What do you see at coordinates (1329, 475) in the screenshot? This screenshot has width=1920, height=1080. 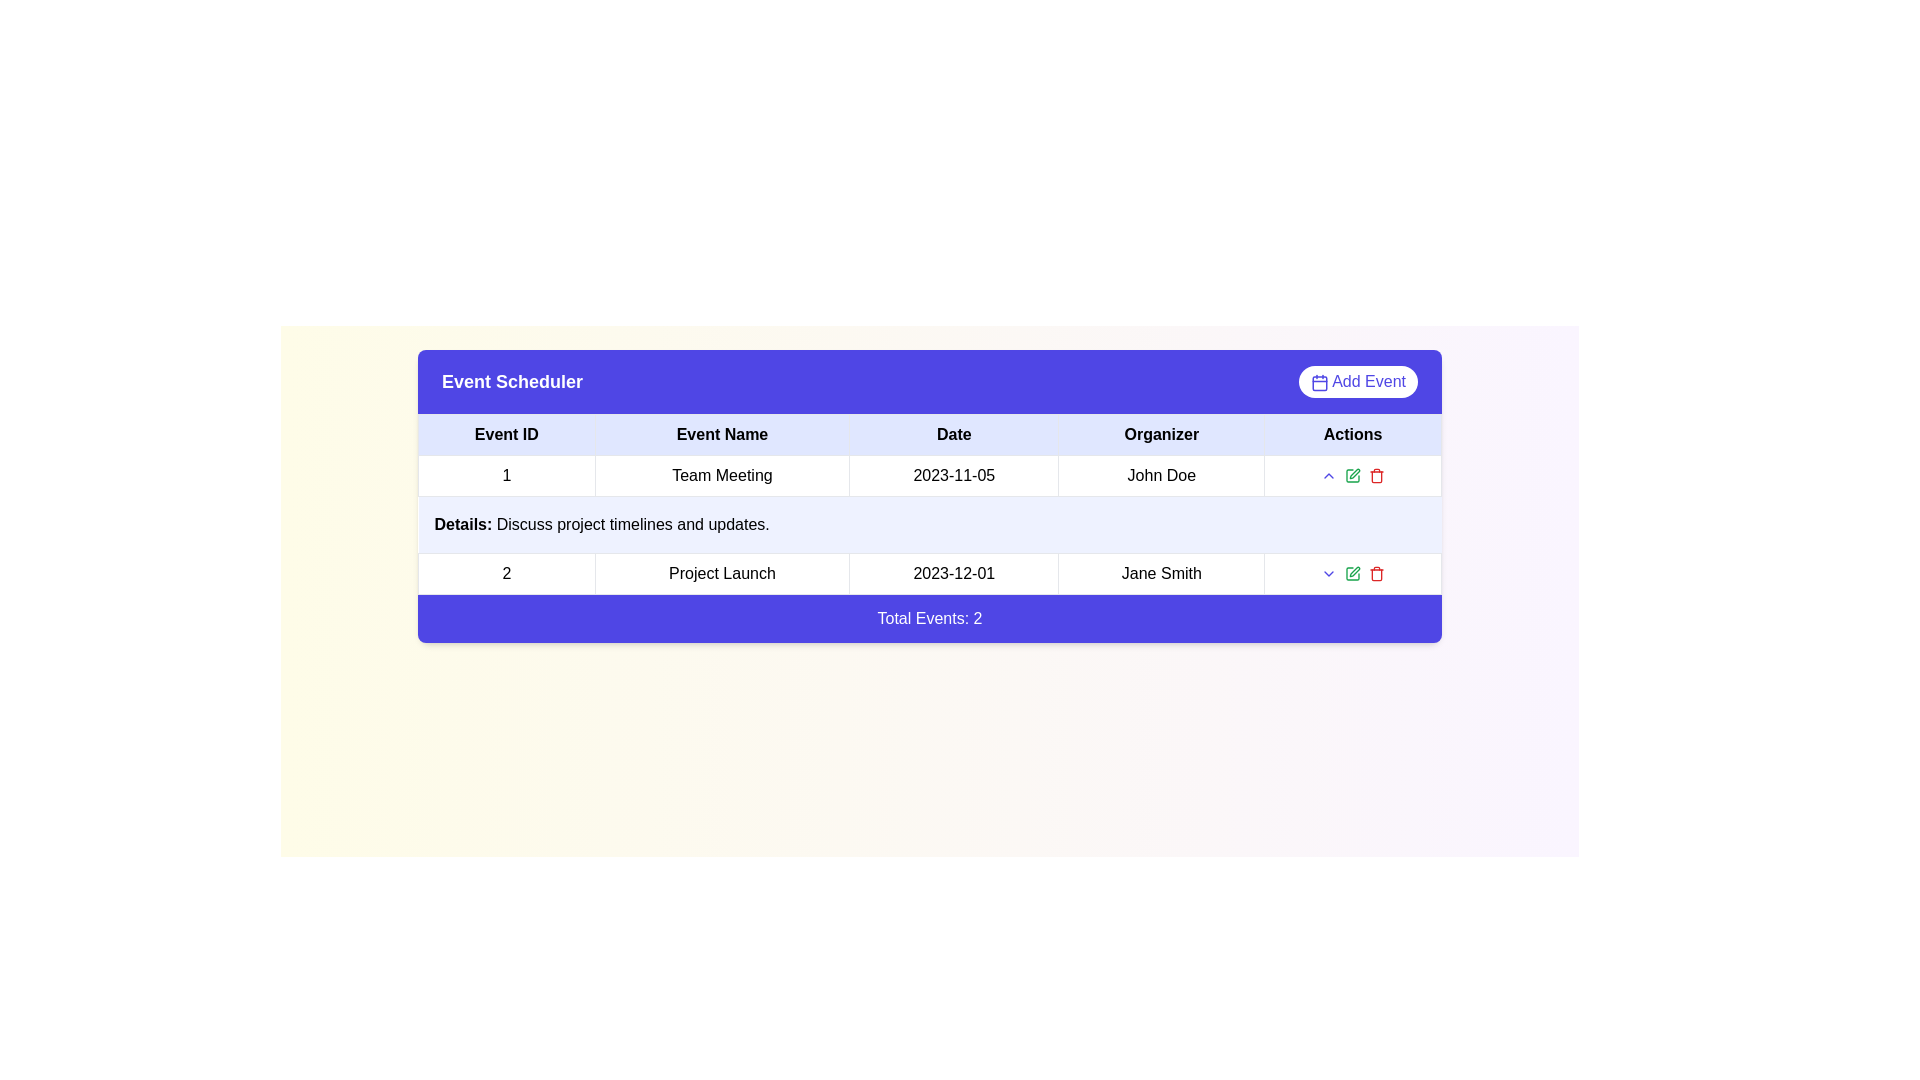 I see `the small up-chevron button, which is the first interactive icon in the second row of the table under the 'Actions' column` at bounding box center [1329, 475].